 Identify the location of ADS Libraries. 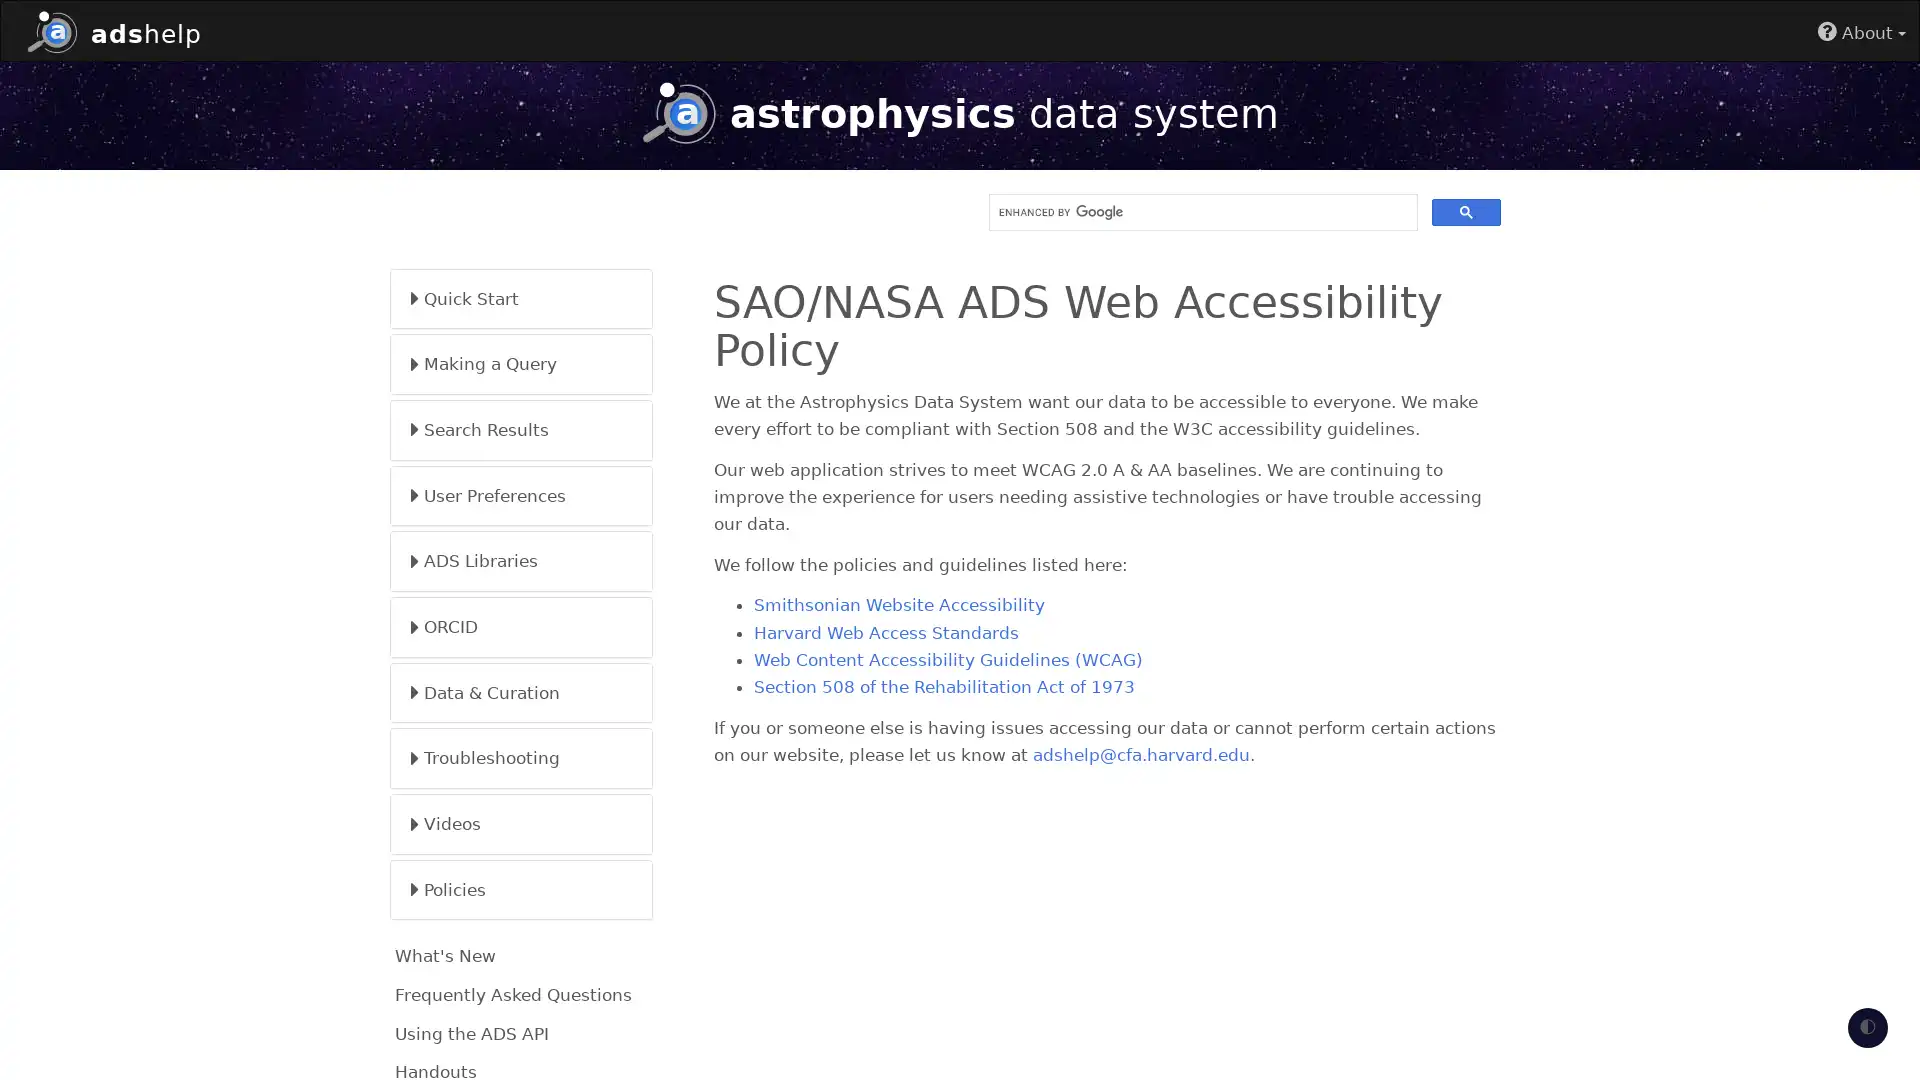
(521, 560).